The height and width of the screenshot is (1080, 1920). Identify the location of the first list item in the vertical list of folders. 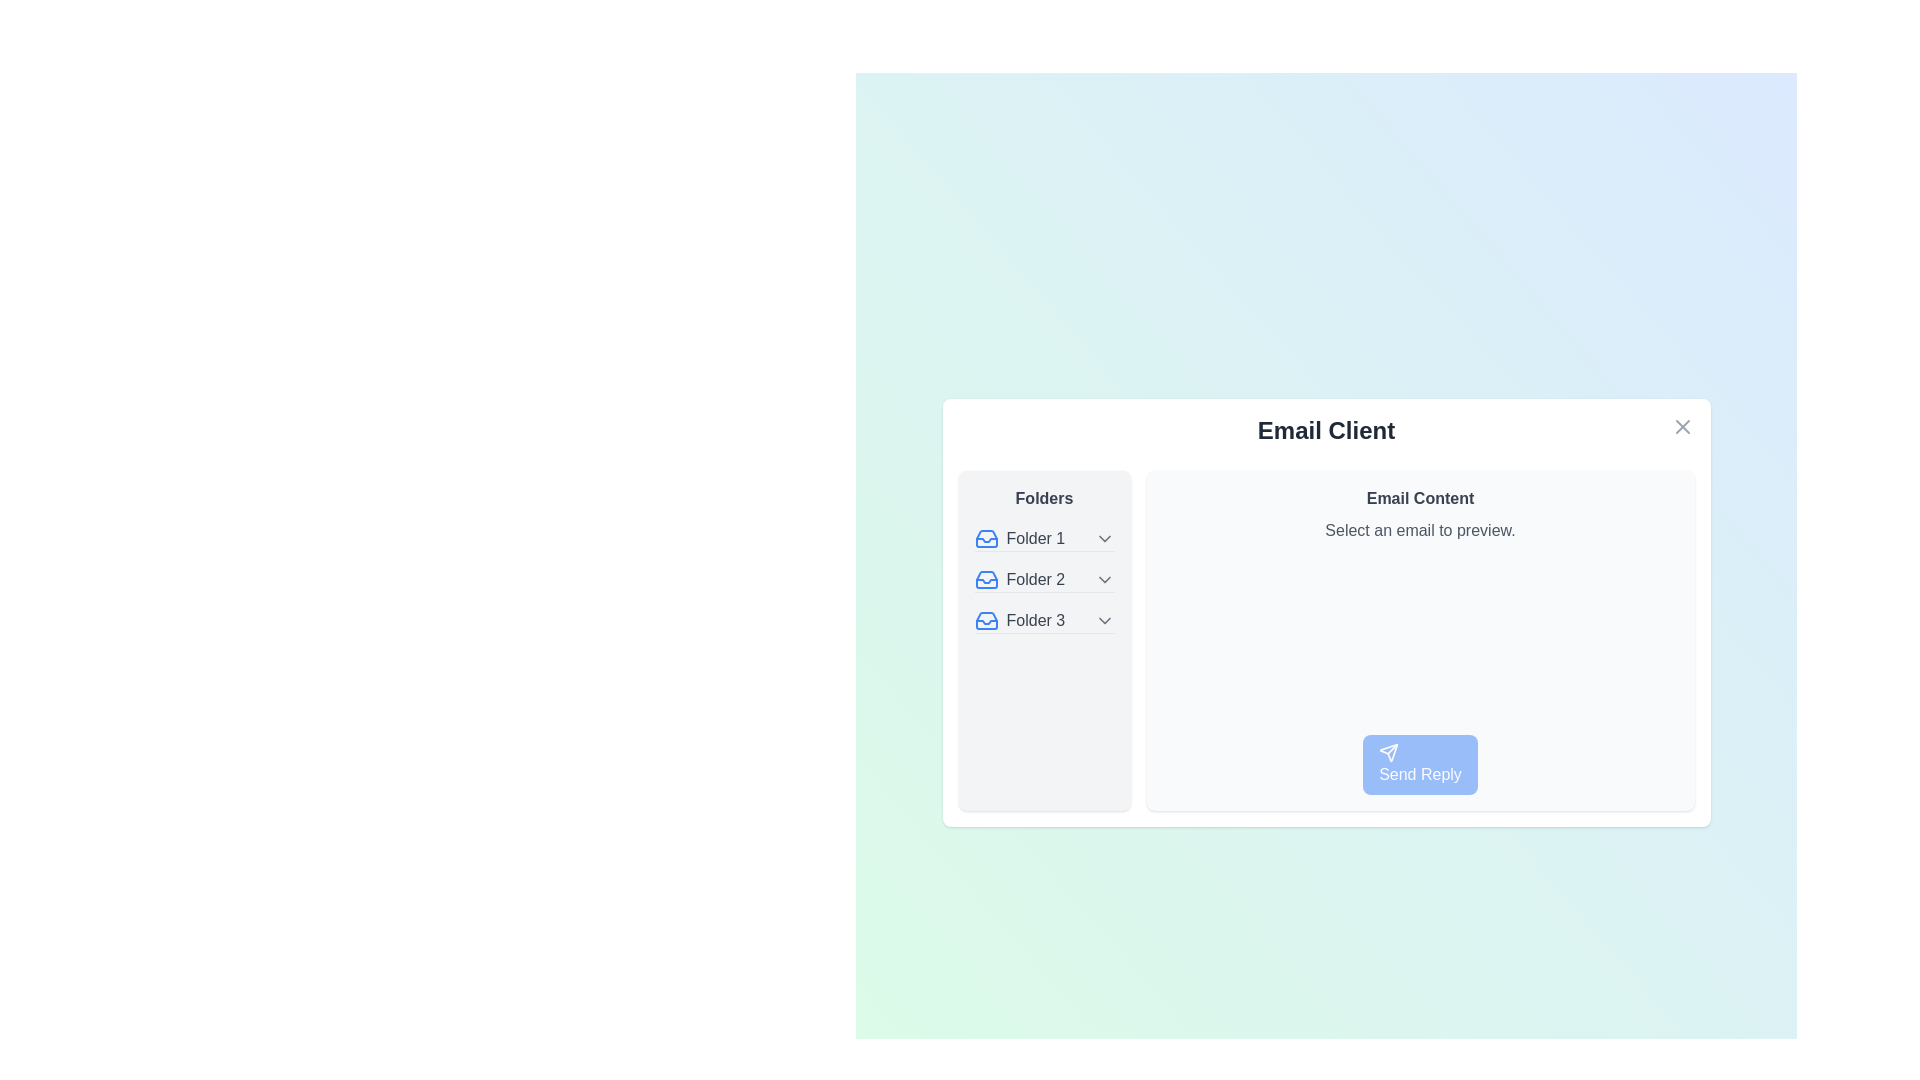
(1019, 538).